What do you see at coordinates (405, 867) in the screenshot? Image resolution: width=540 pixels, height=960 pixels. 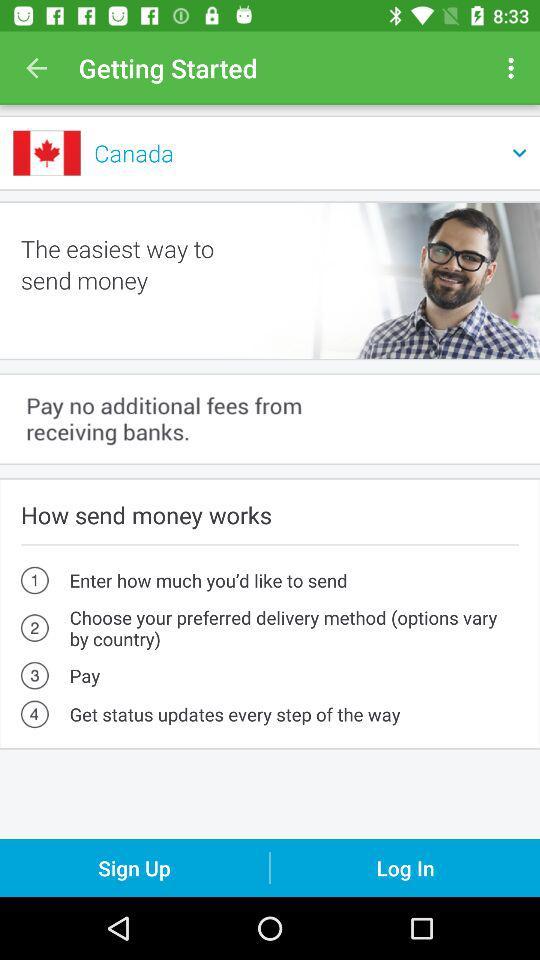 I see `the log in icon` at bounding box center [405, 867].